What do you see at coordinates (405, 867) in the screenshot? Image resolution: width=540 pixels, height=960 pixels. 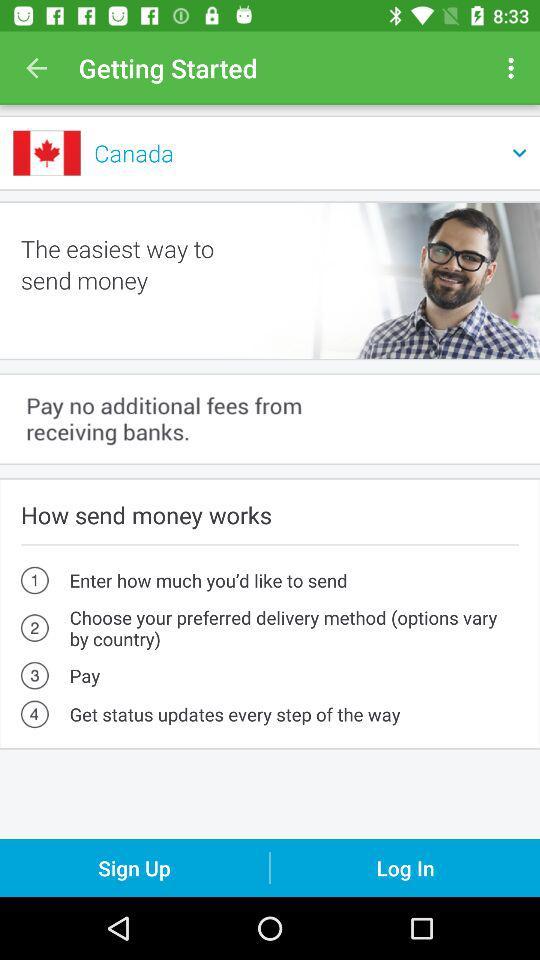 I see `the log in icon` at bounding box center [405, 867].